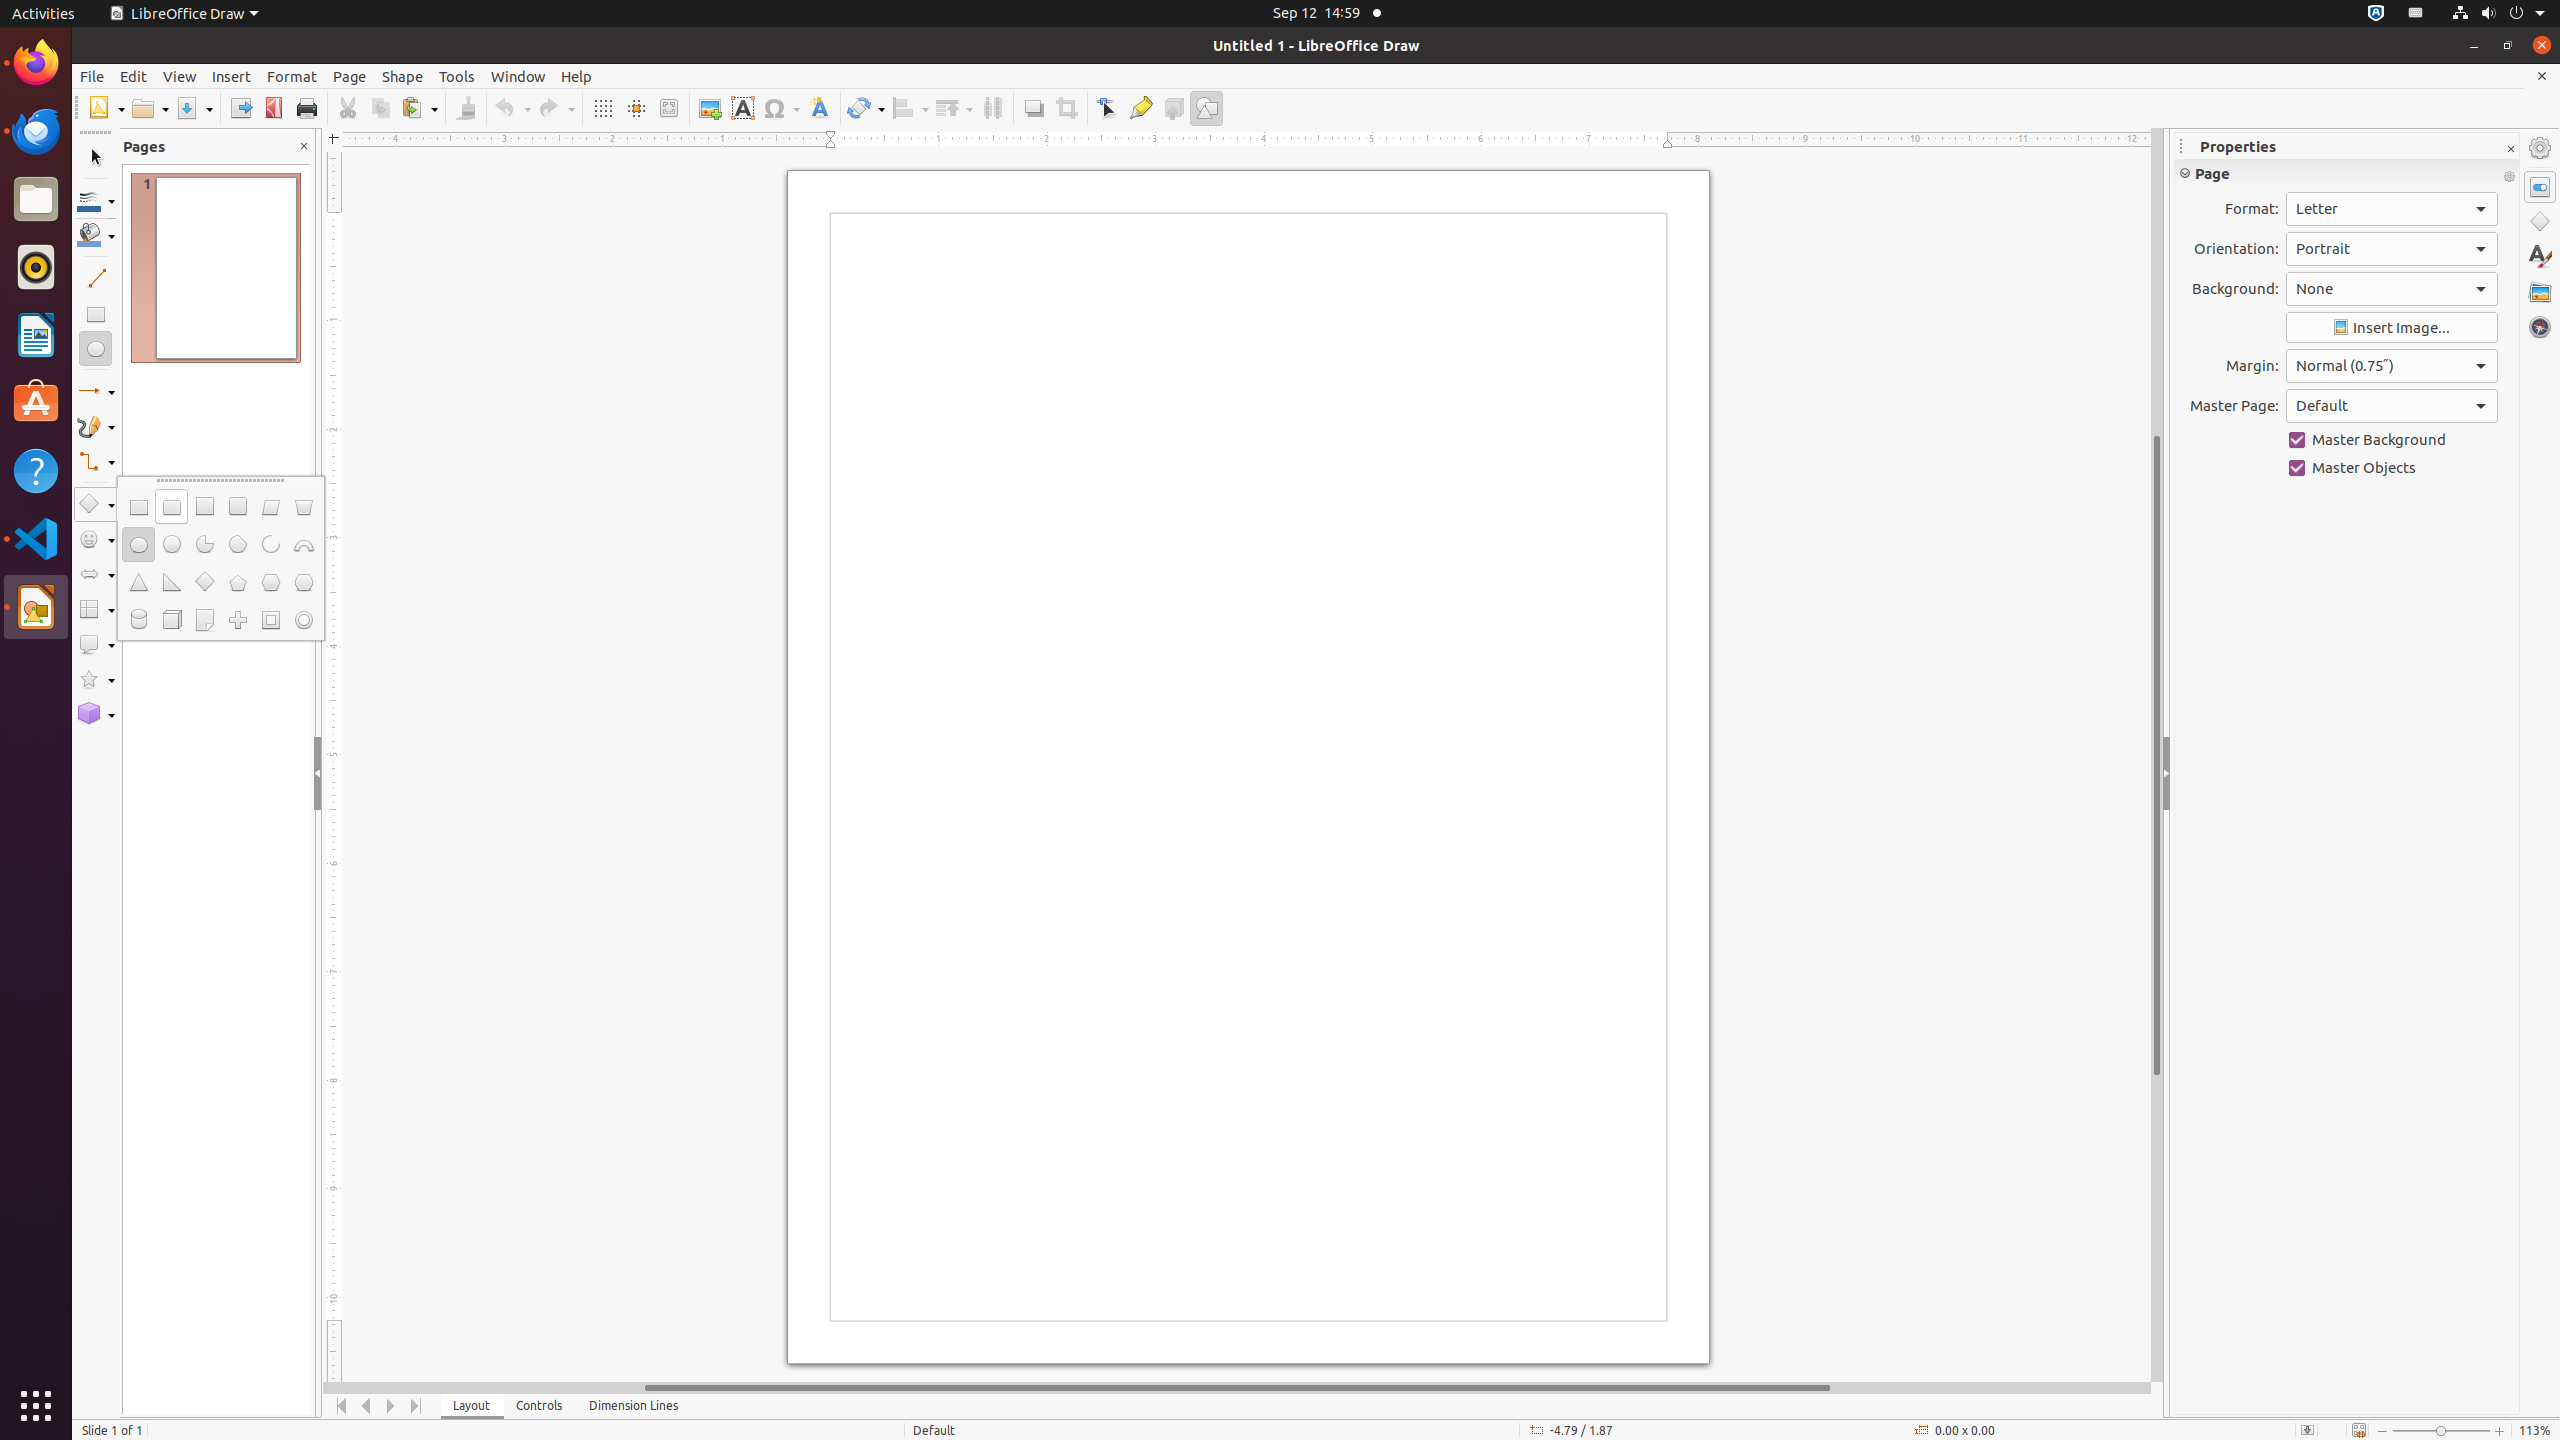 This screenshot has height=1440, width=2560. What do you see at coordinates (273, 107) in the screenshot?
I see `'PDF'` at bounding box center [273, 107].